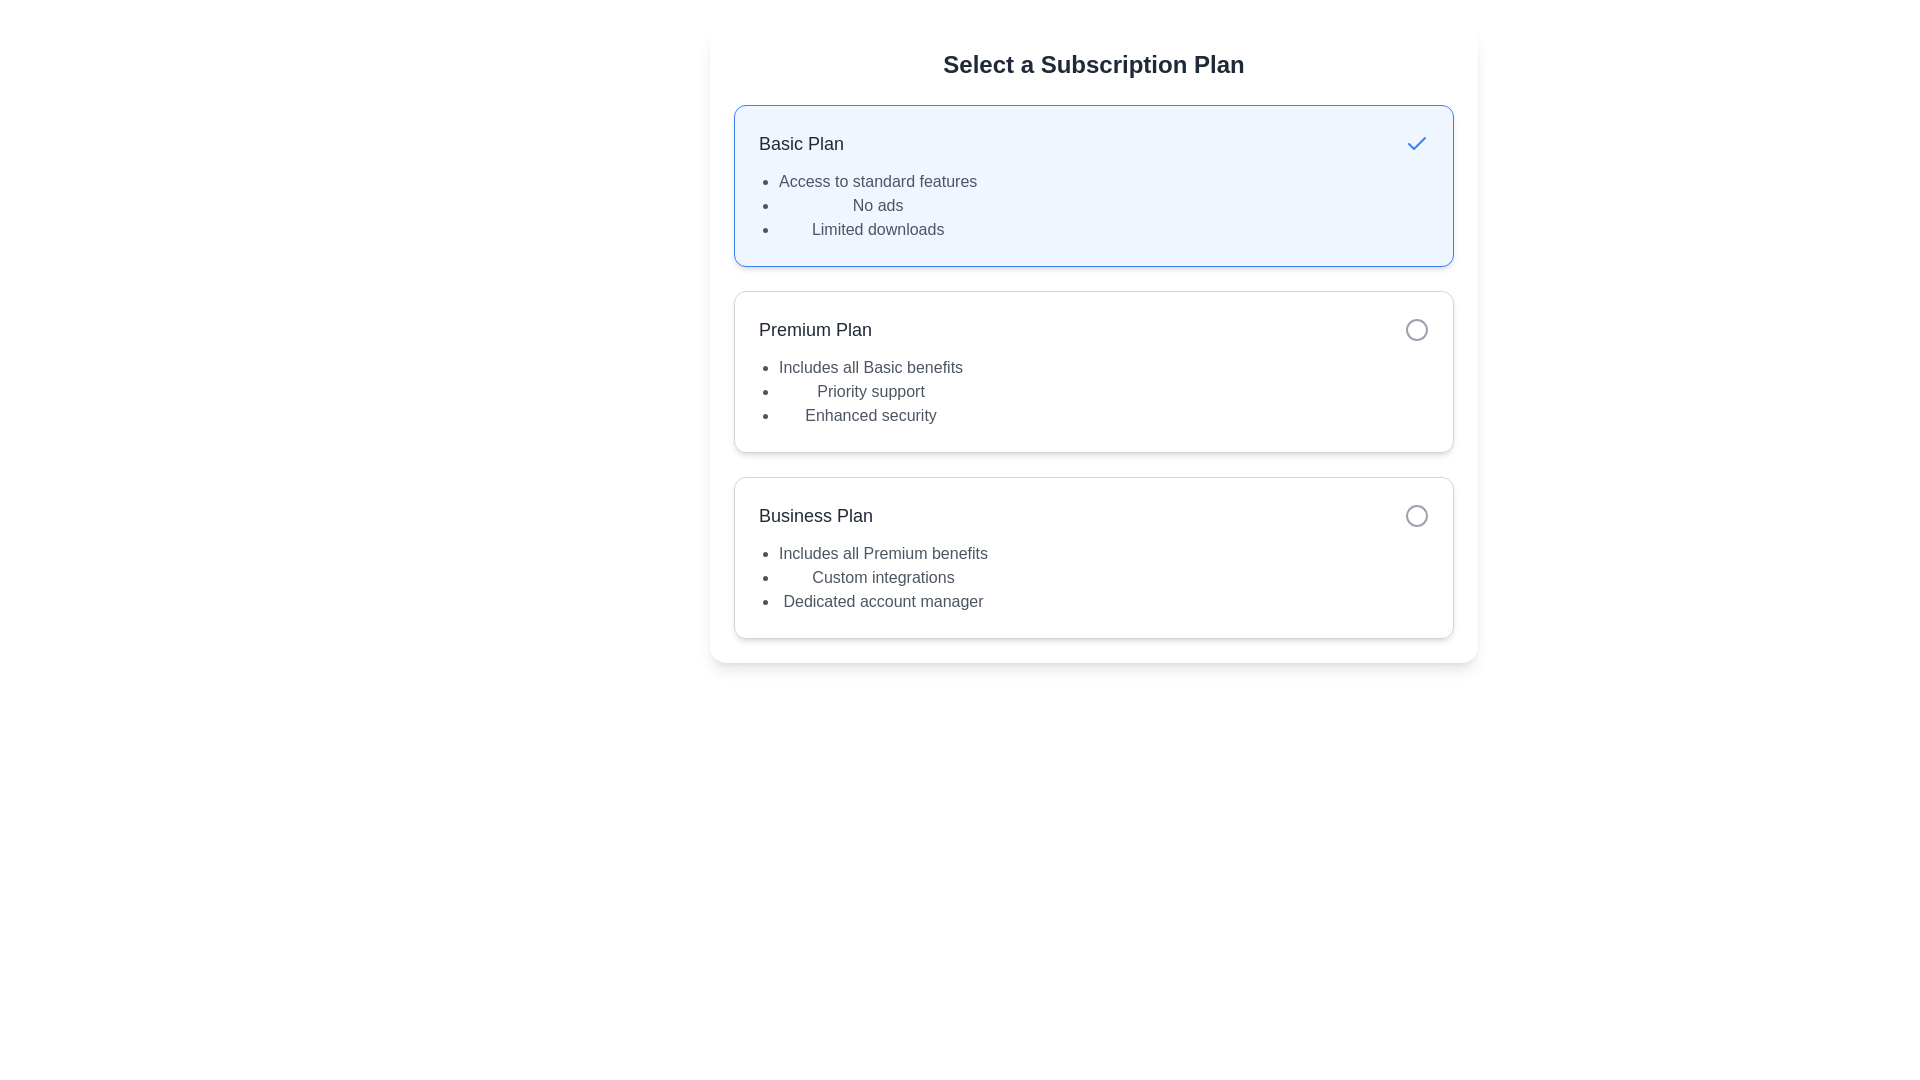 Image resolution: width=1920 pixels, height=1080 pixels. Describe the element at coordinates (815, 329) in the screenshot. I see `the text label indicating the name of the 'Premium Plan' subscription option, which is centrally located in the text area below the 'Basic Plan' and above the 'Business Plan'` at that location.